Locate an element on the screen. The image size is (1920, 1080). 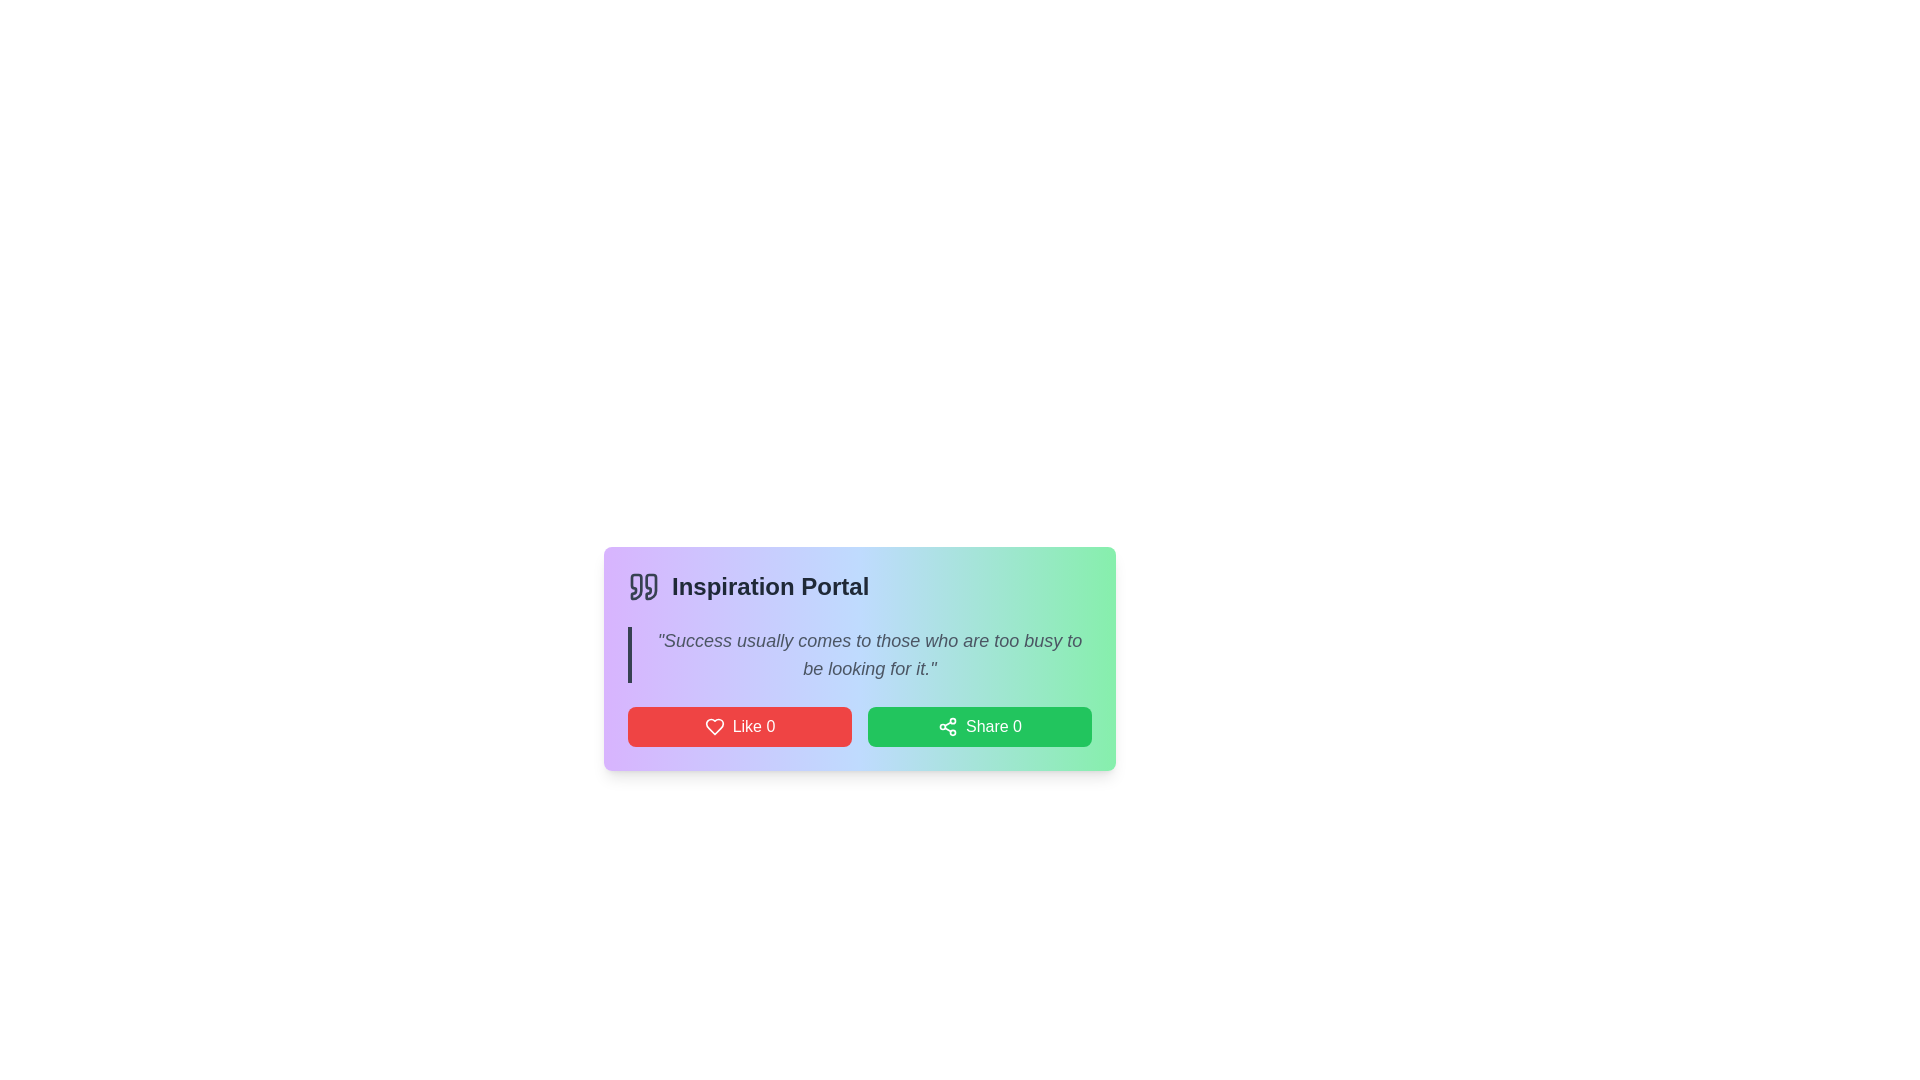
the red 'Like 0' button with a heart-shaped icon on its left to trigger its hover effect is located at coordinates (738, 726).